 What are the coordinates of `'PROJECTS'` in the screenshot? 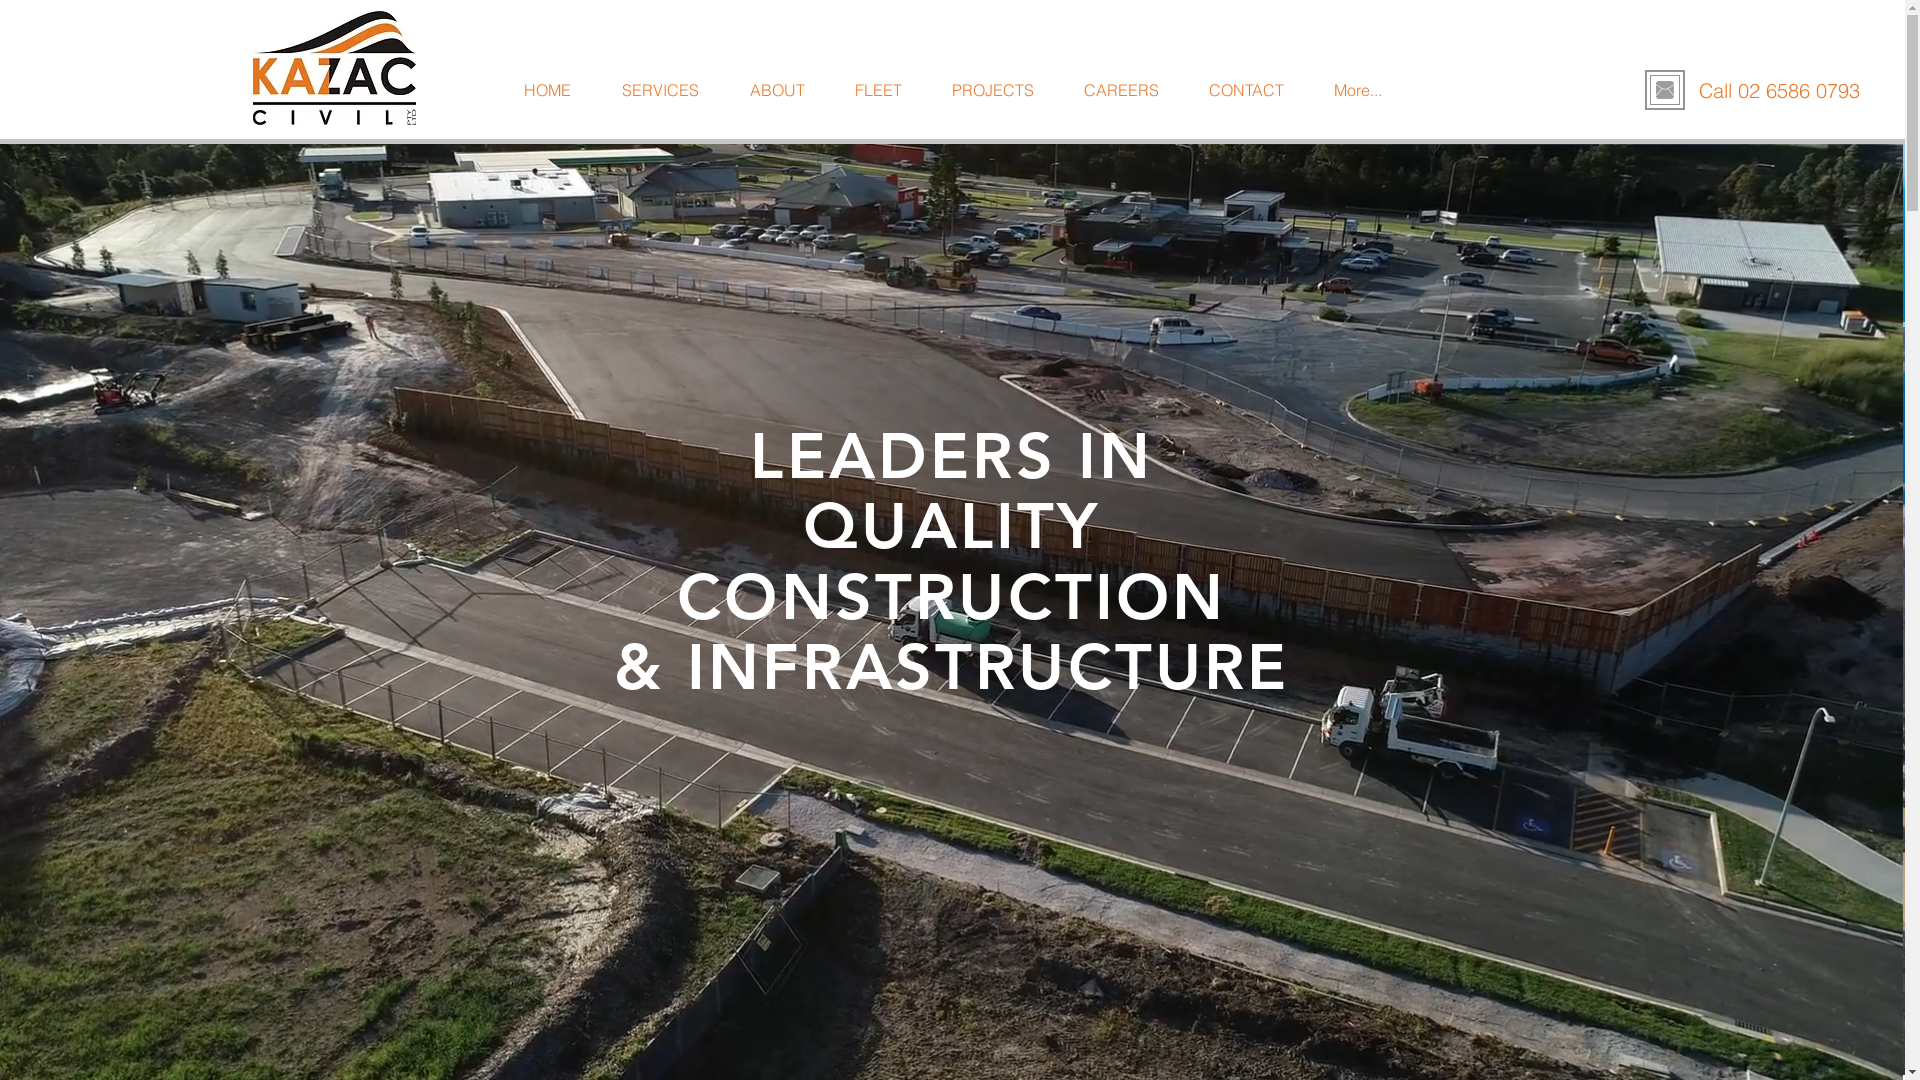 It's located at (993, 90).